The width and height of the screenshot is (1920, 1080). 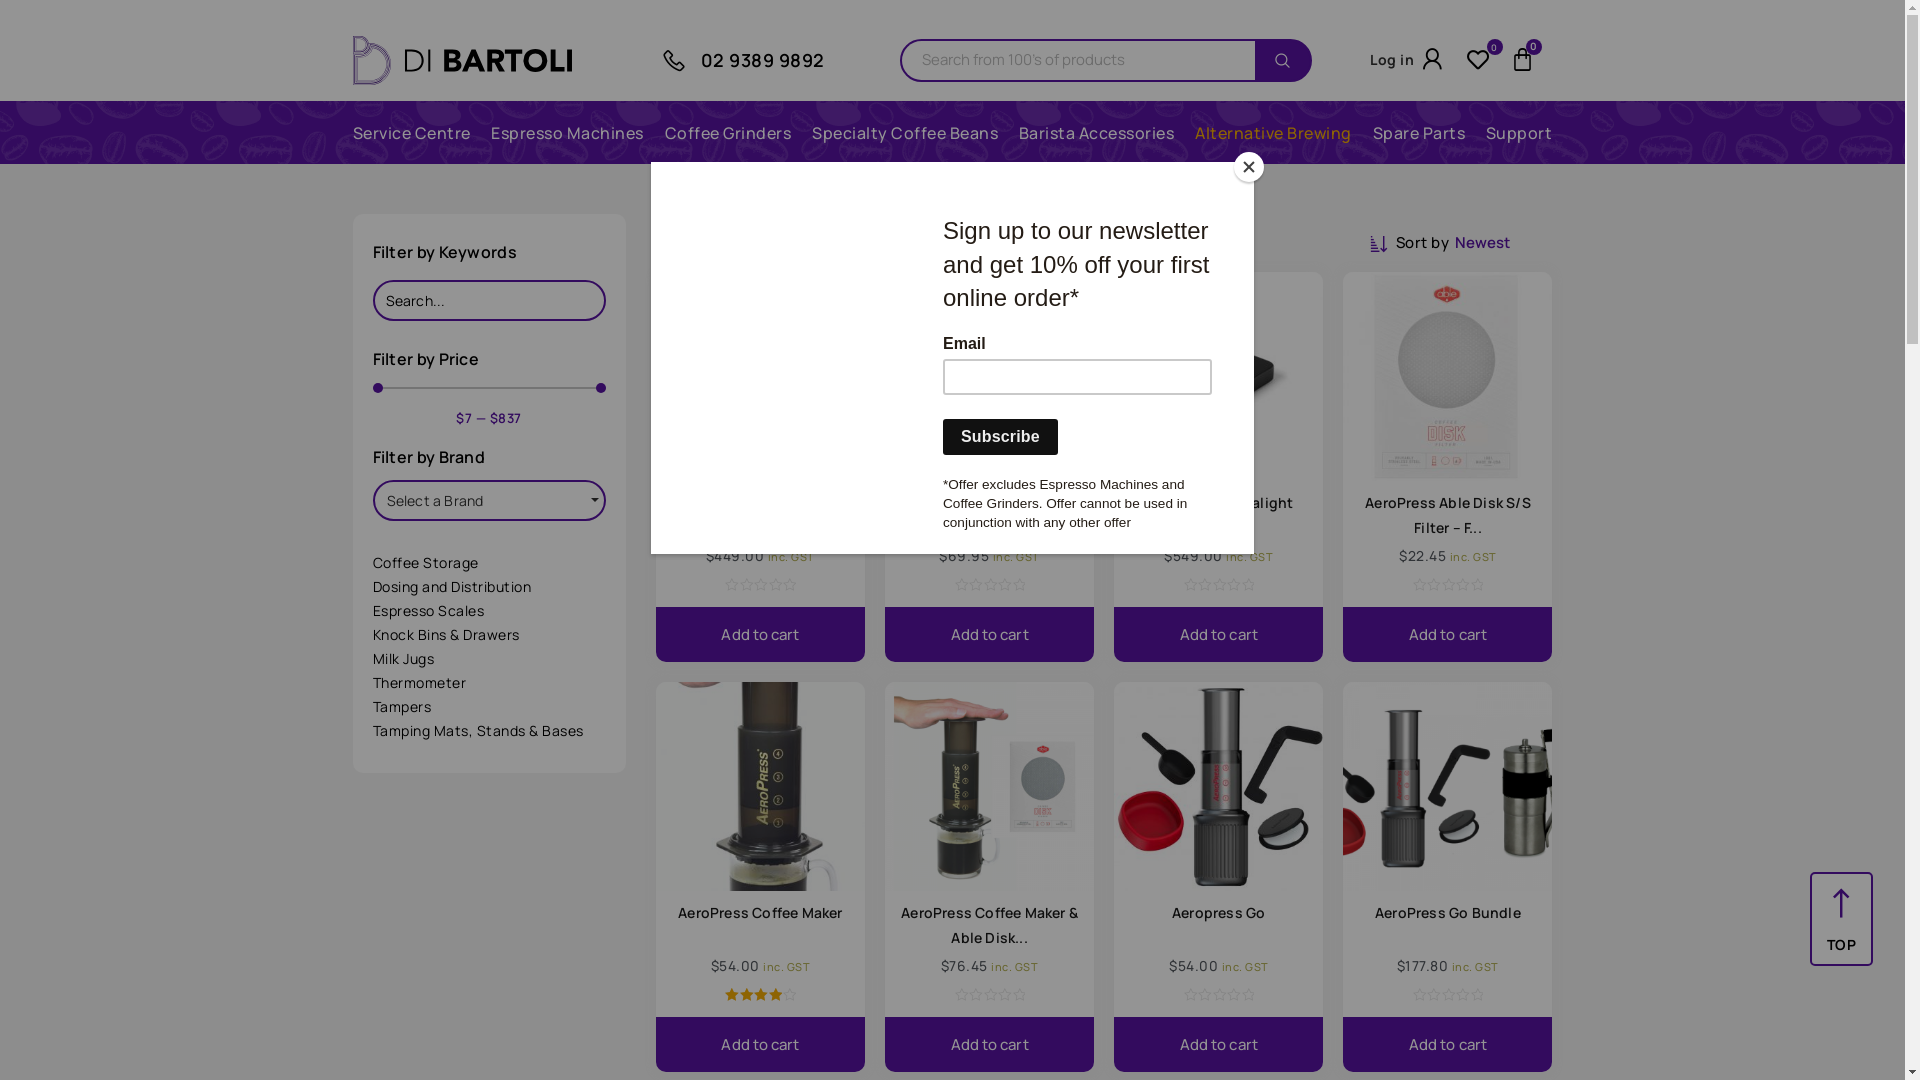 What do you see at coordinates (488, 609) in the screenshot?
I see `'Espresso Scales'` at bounding box center [488, 609].